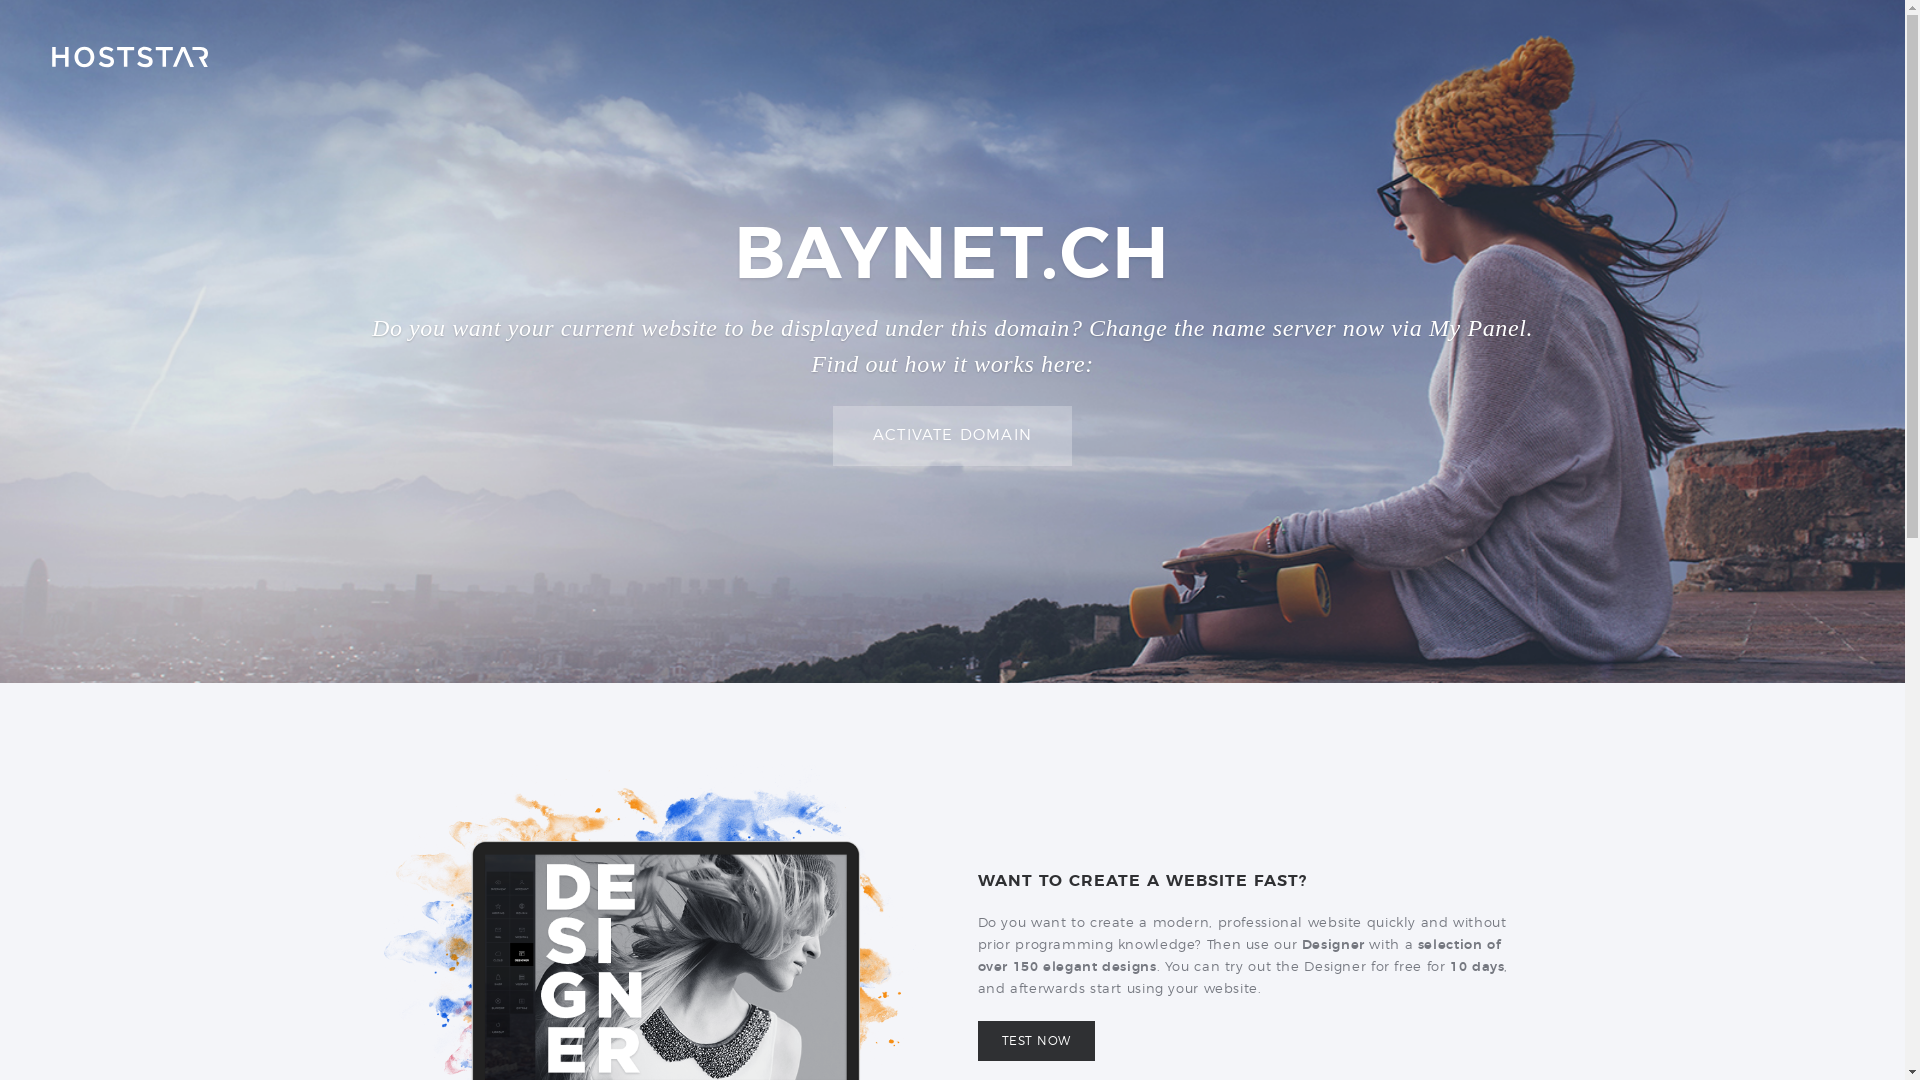  What do you see at coordinates (1036, 1040) in the screenshot?
I see `'TEST NOW'` at bounding box center [1036, 1040].